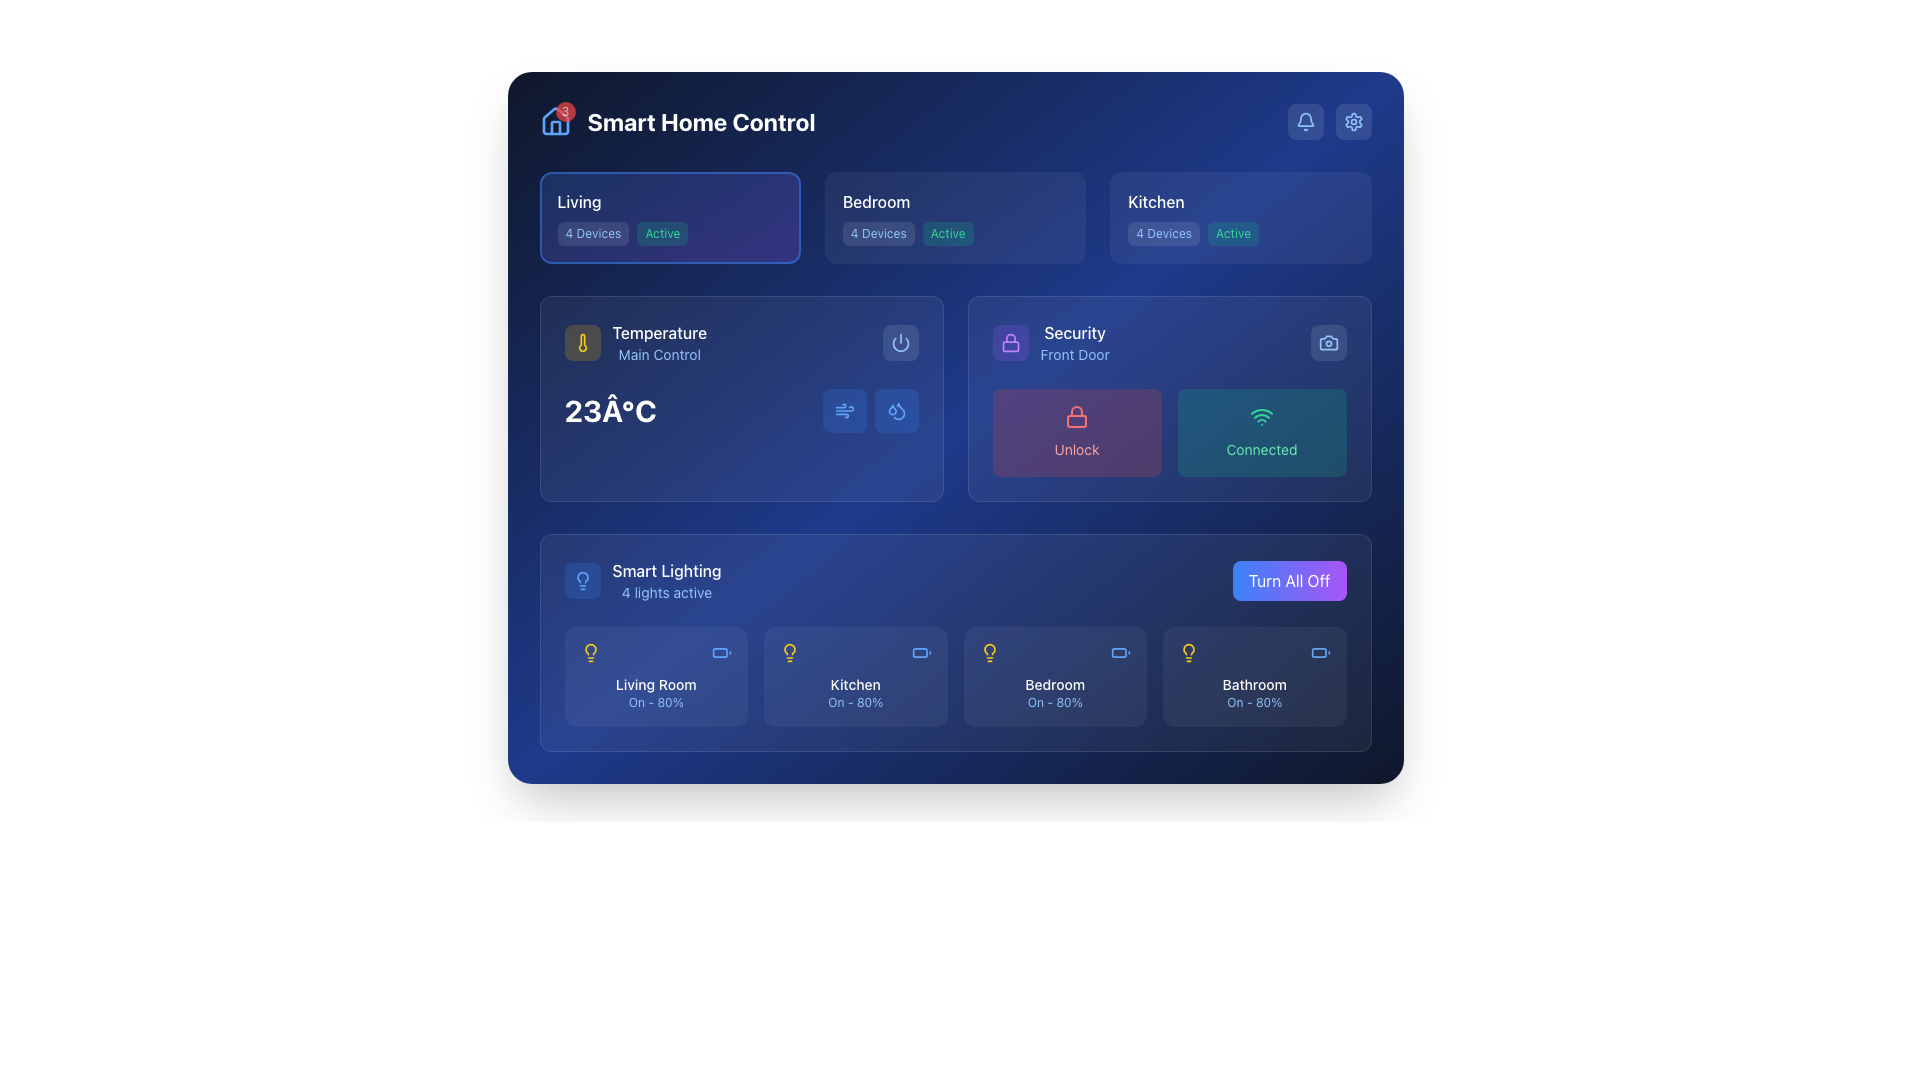  What do you see at coordinates (1075, 415) in the screenshot?
I see `the security icon that visually represents a locked state, located above the 'Unlock' button within the 'Security' card` at bounding box center [1075, 415].